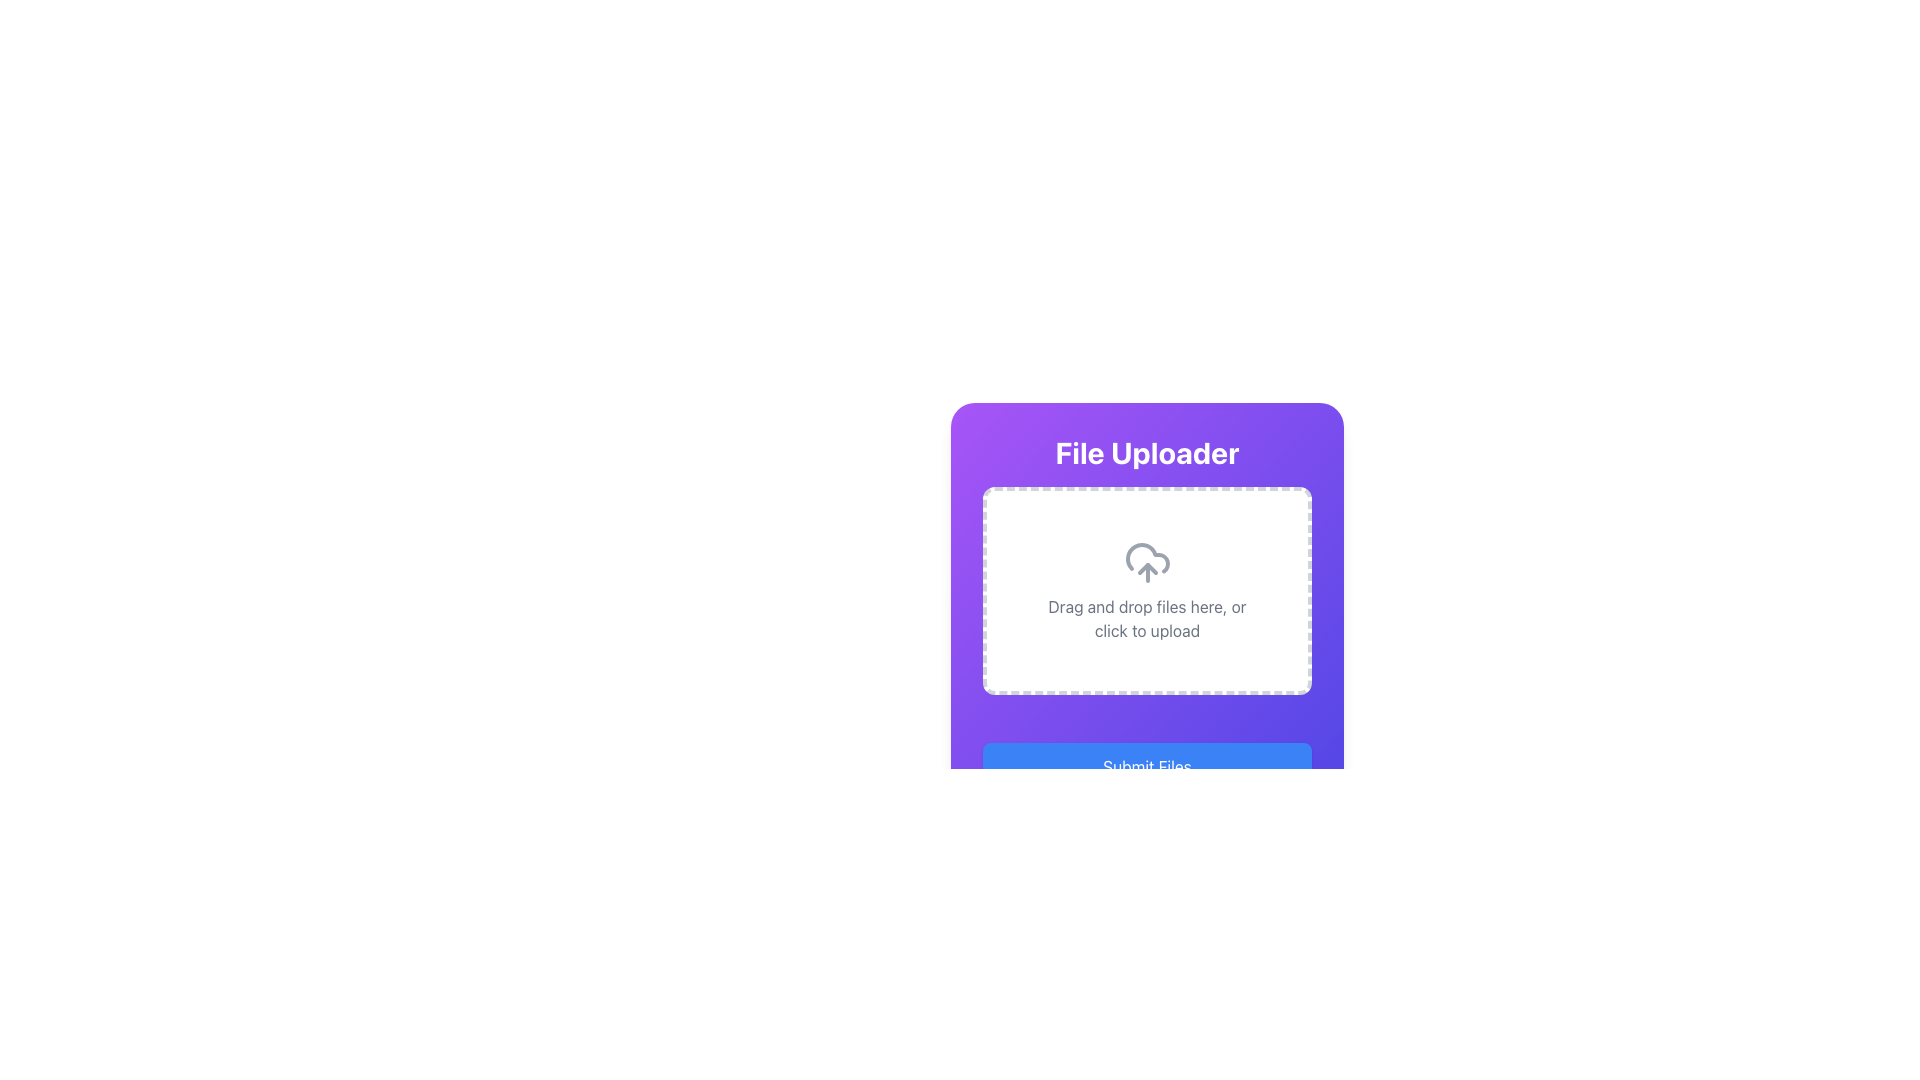 The height and width of the screenshot is (1080, 1920). I want to click on a file into the dashed area of the modal window for file upload, which has a gradient background and the text 'Drag and drop files here, or click, so click(1147, 574).